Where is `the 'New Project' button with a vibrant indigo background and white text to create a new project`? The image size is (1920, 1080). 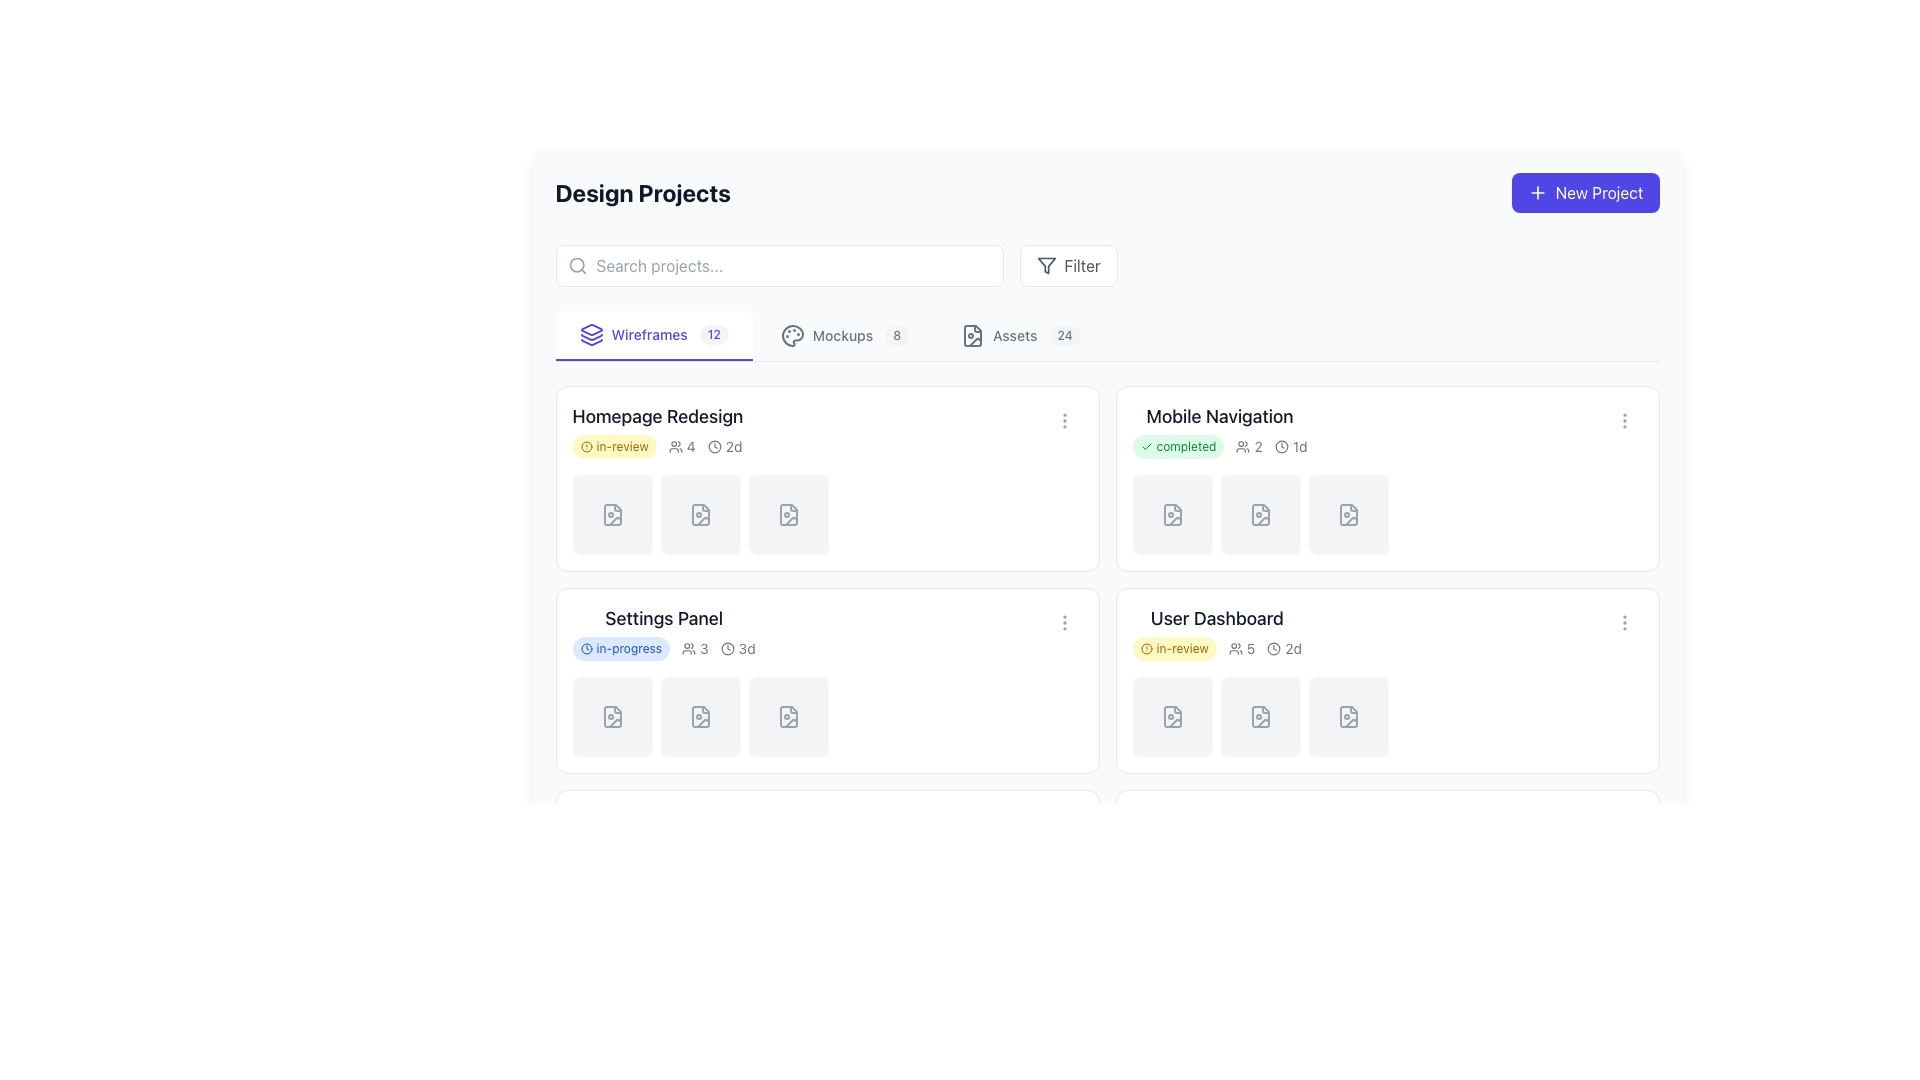
the 'New Project' button with a vibrant indigo background and white text to create a new project is located at coordinates (1584, 192).